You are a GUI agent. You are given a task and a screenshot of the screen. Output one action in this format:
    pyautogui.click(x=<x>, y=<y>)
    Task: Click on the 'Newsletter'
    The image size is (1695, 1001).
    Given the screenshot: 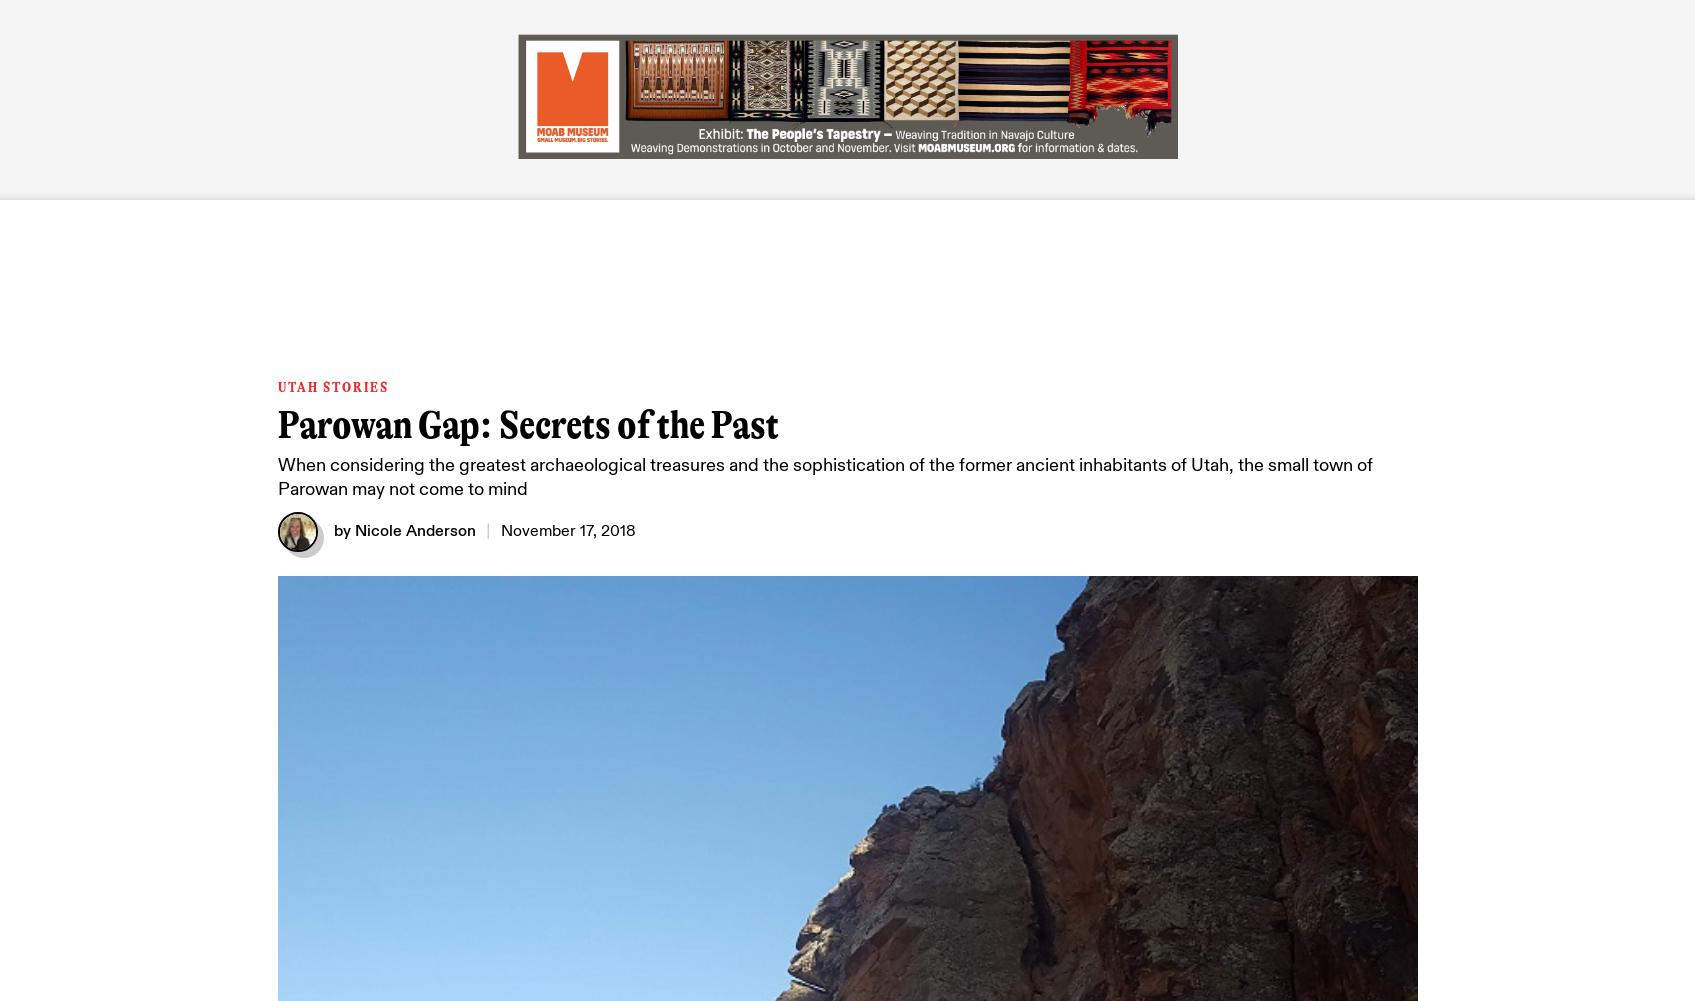 What is the action you would take?
    pyautogui.click(x=1110, y=97)
    